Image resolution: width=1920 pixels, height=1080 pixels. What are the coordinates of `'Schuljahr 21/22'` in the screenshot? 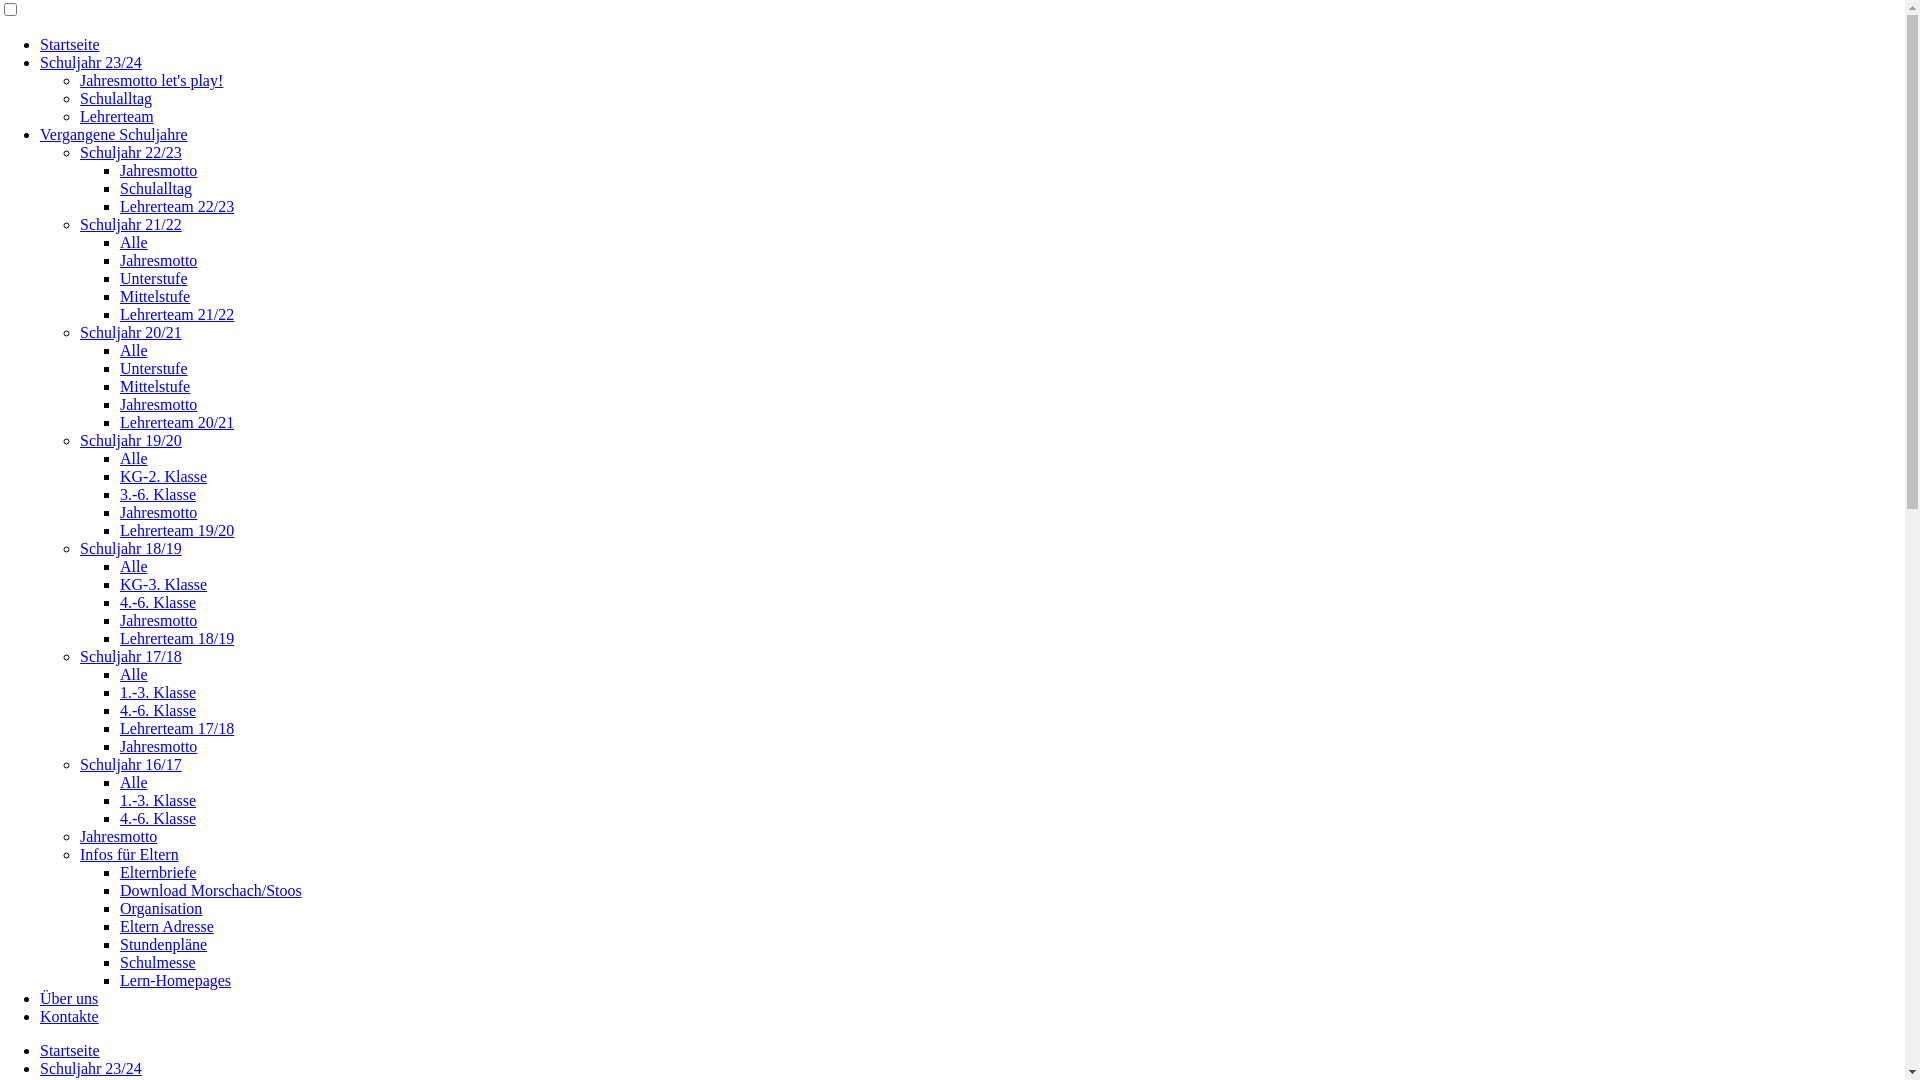 It's located at (129, 224).